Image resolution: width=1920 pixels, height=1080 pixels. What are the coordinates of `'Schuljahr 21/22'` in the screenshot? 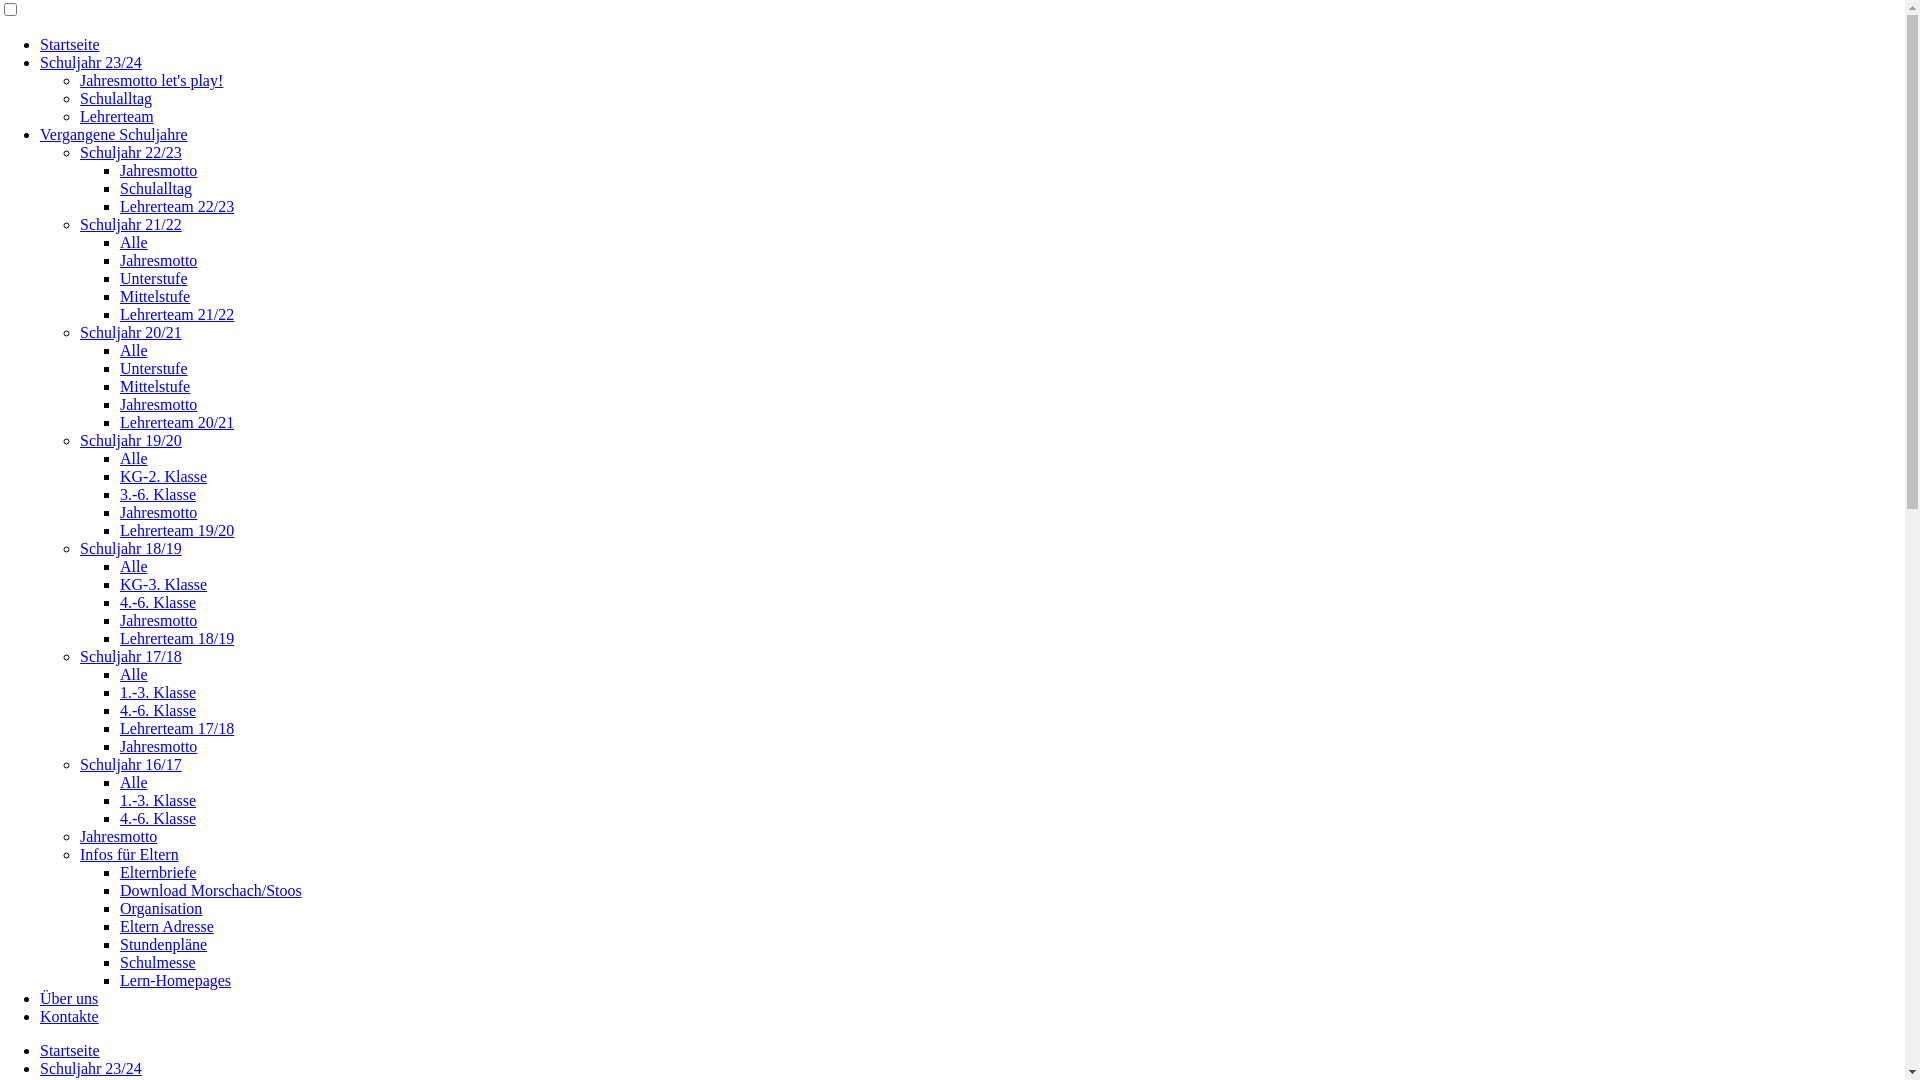 It's located at (129, 224).